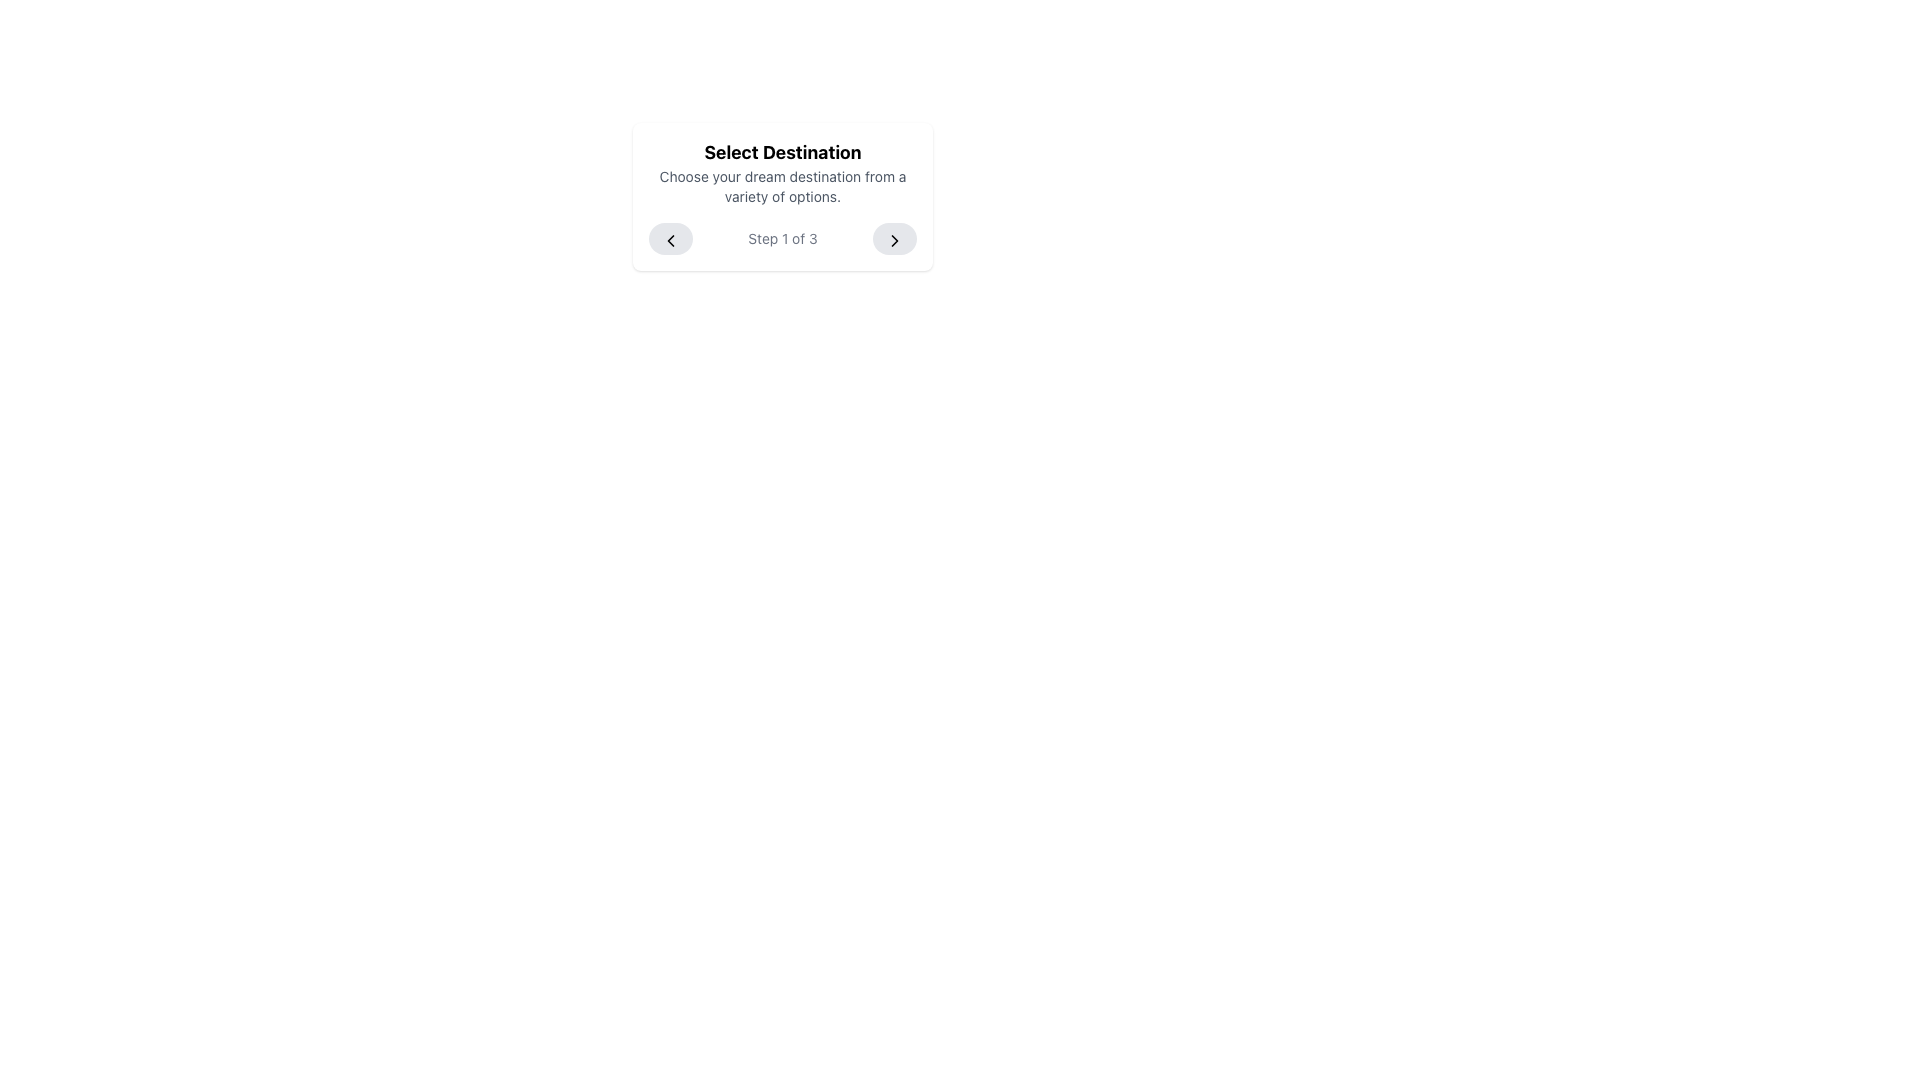  What do you see at coordinates (671, 238) in the screenshot?
I see `the left-facing chevron icon button within the circular button for navigation located to the left of the 'Select Destination' card` at bounding box center [671, 238].